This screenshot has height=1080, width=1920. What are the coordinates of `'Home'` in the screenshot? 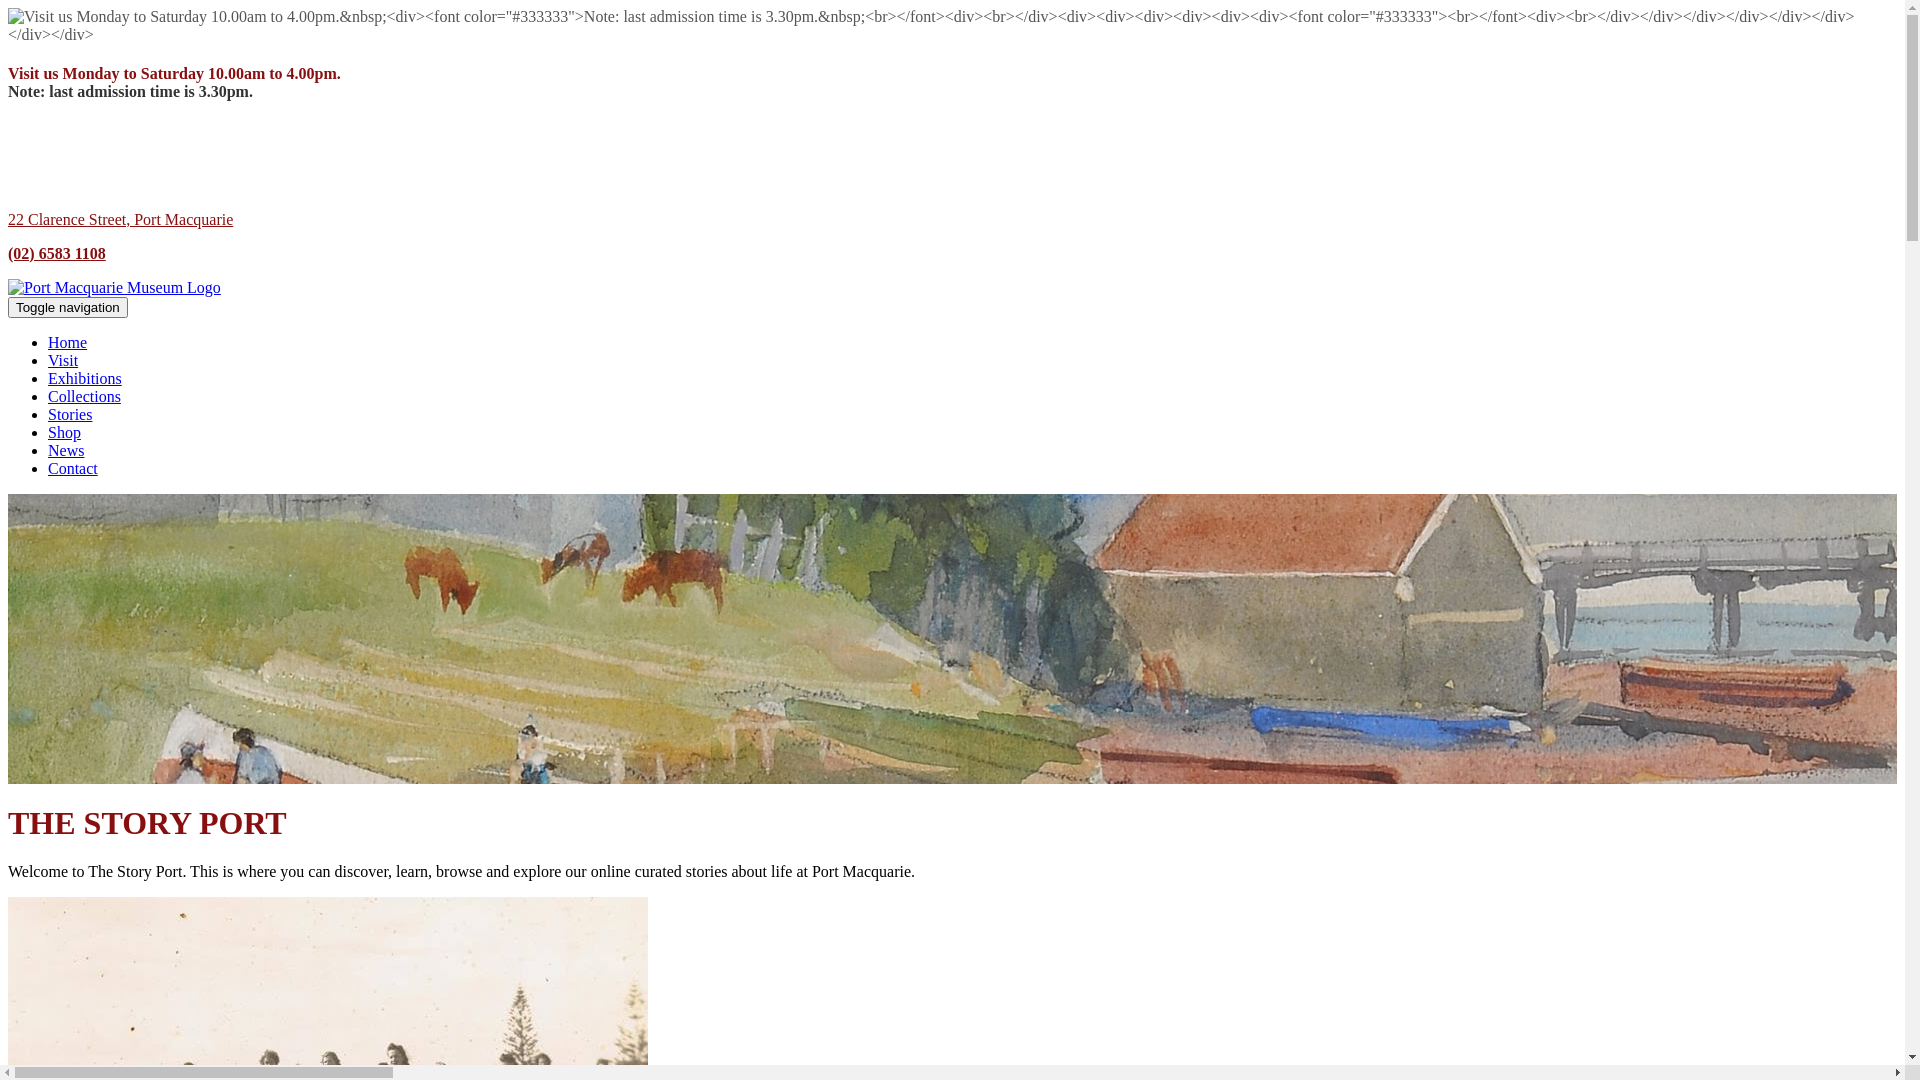 It's located at (67, 341).